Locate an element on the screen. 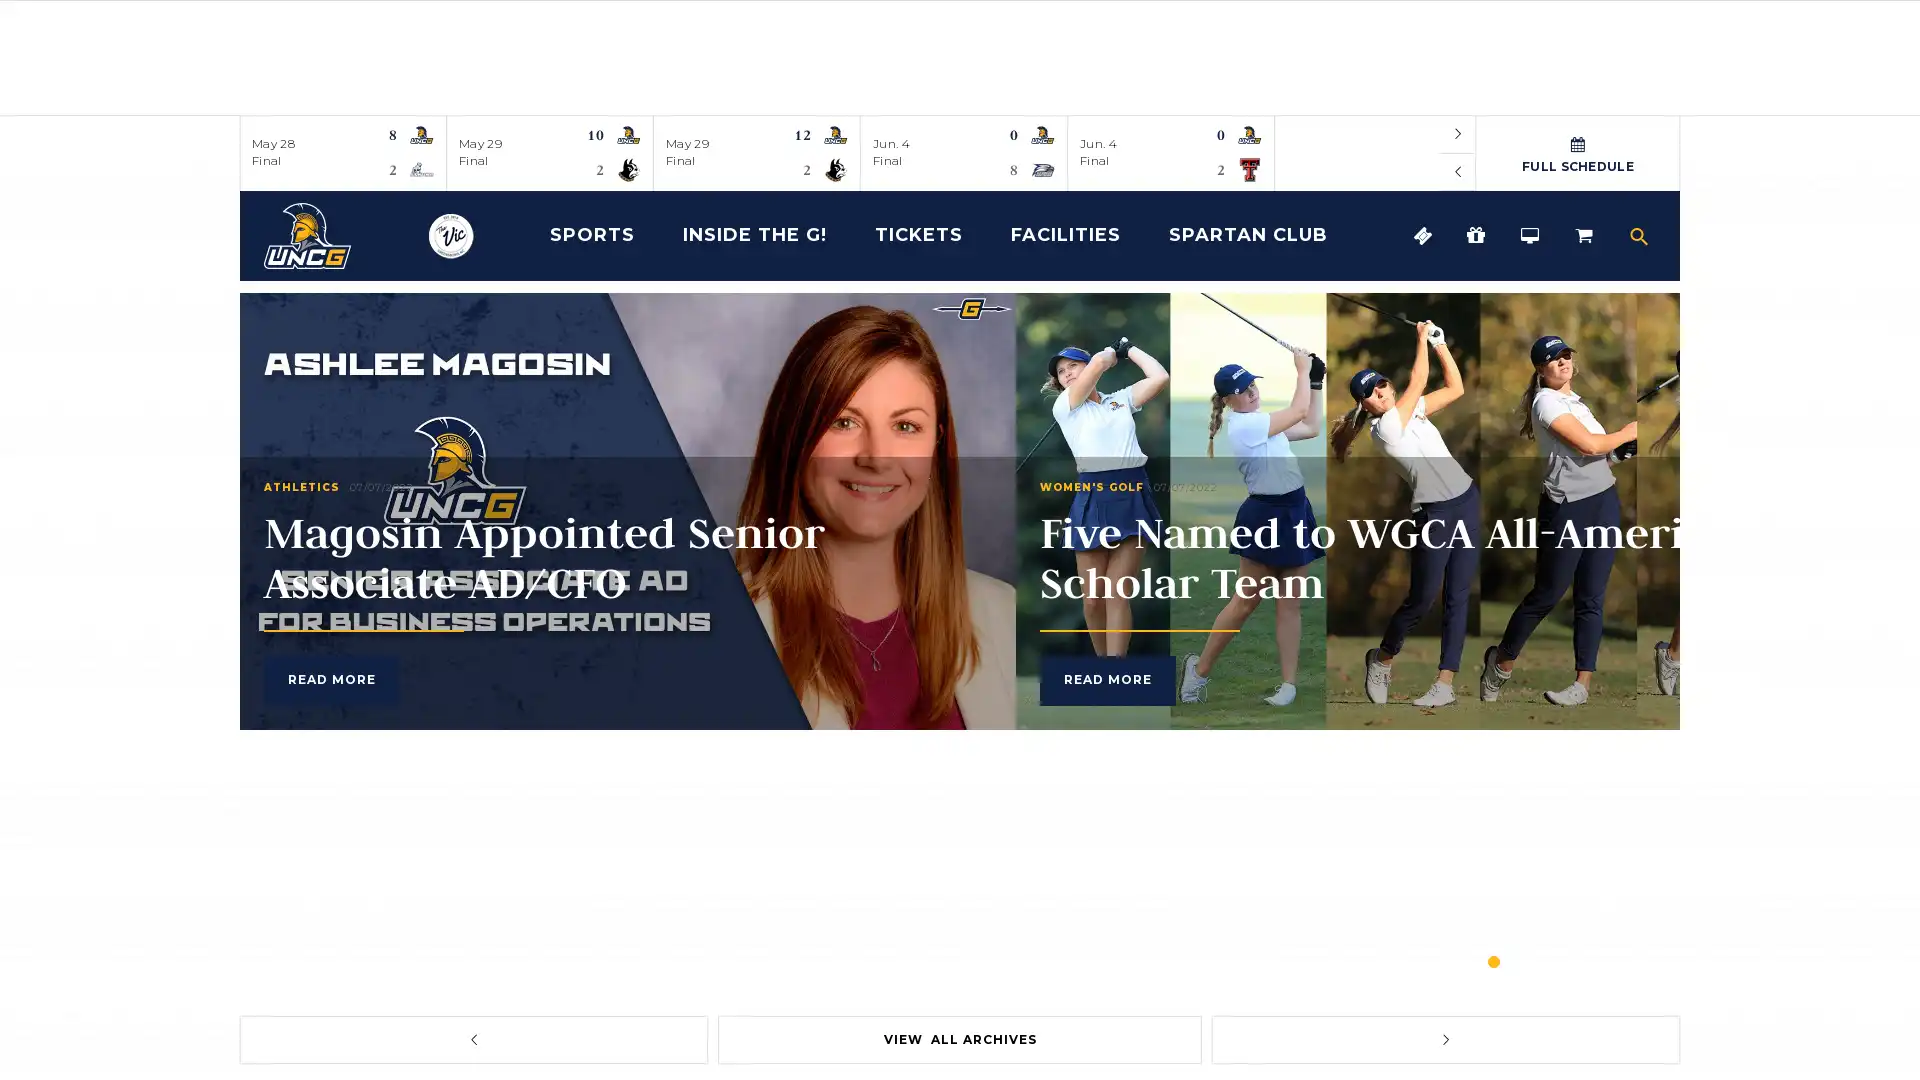 The width and height of the screenshot is (1920, 1080). Navigate to slide 3 is located at coordinates (1564, 960).